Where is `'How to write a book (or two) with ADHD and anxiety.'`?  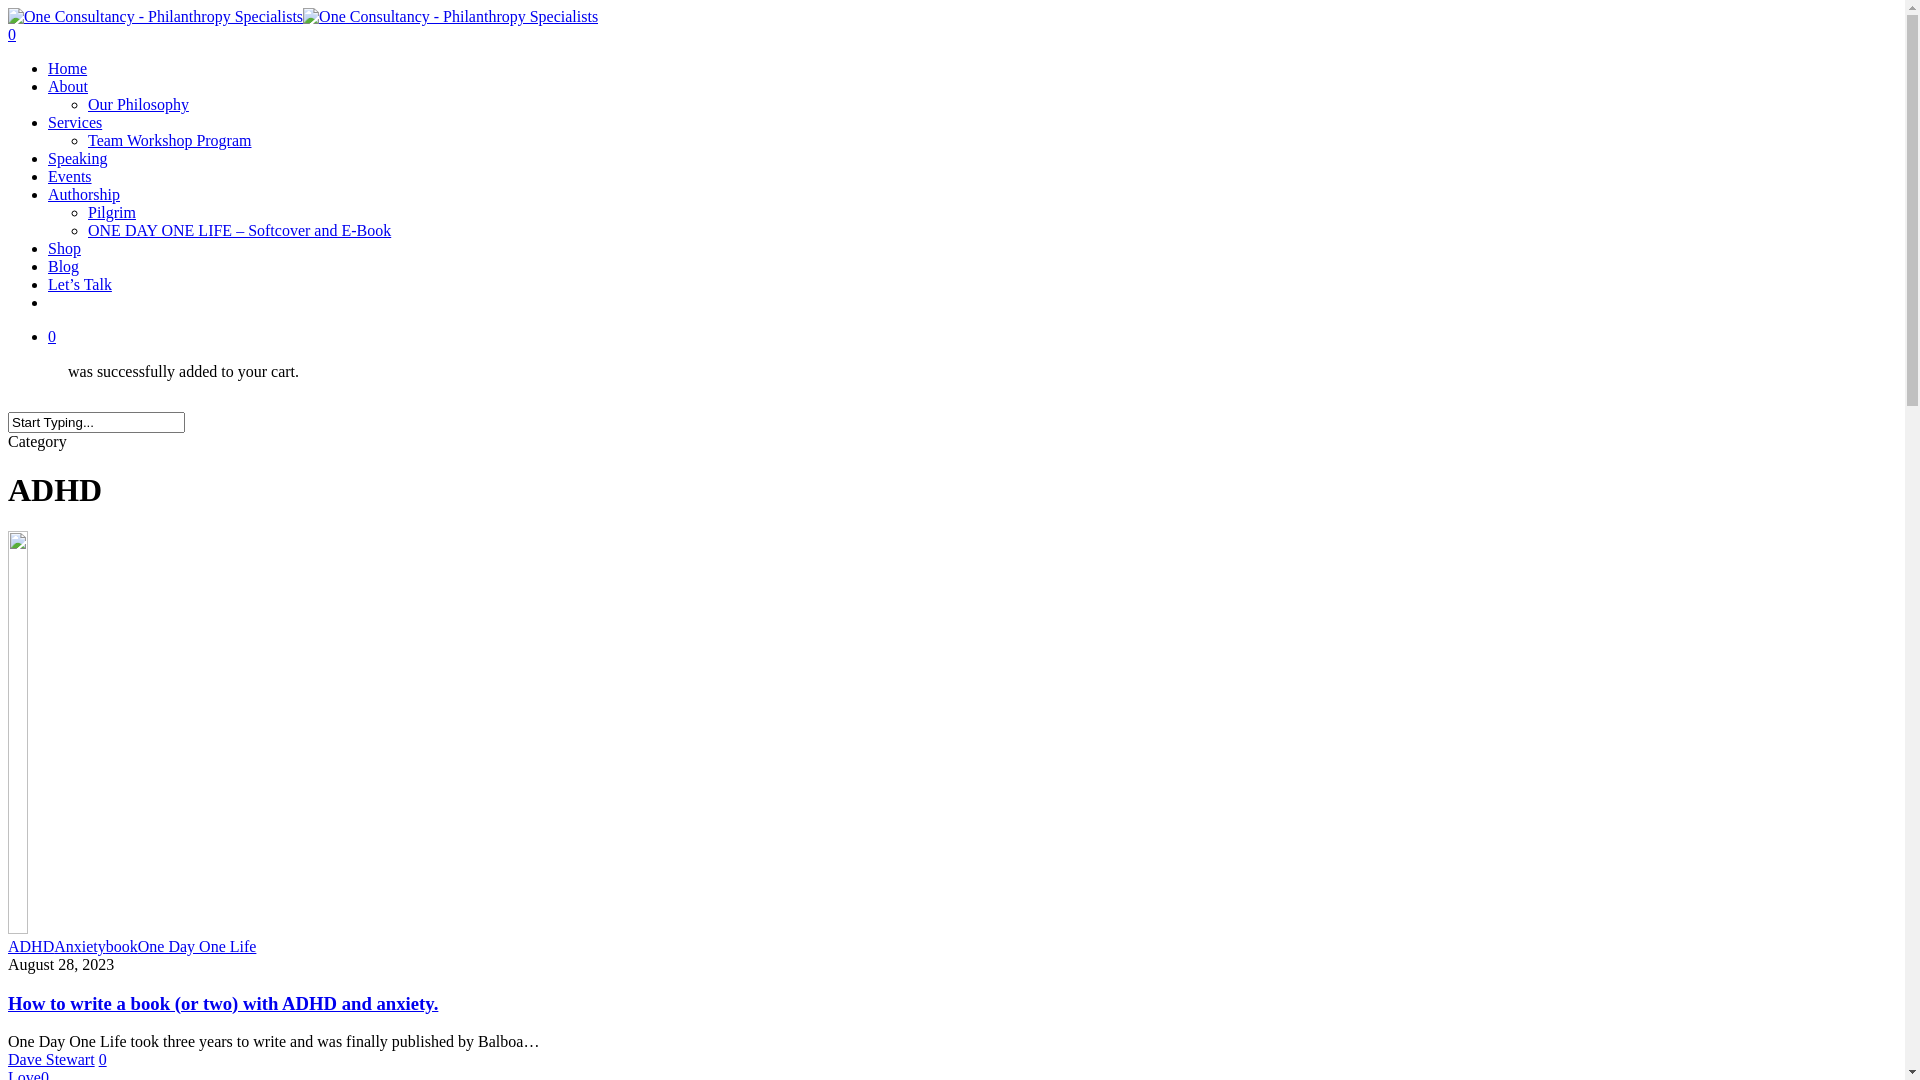
'How to write a book (or two) with ADHD and anxiety.' is located at coordinates (222, 1003).